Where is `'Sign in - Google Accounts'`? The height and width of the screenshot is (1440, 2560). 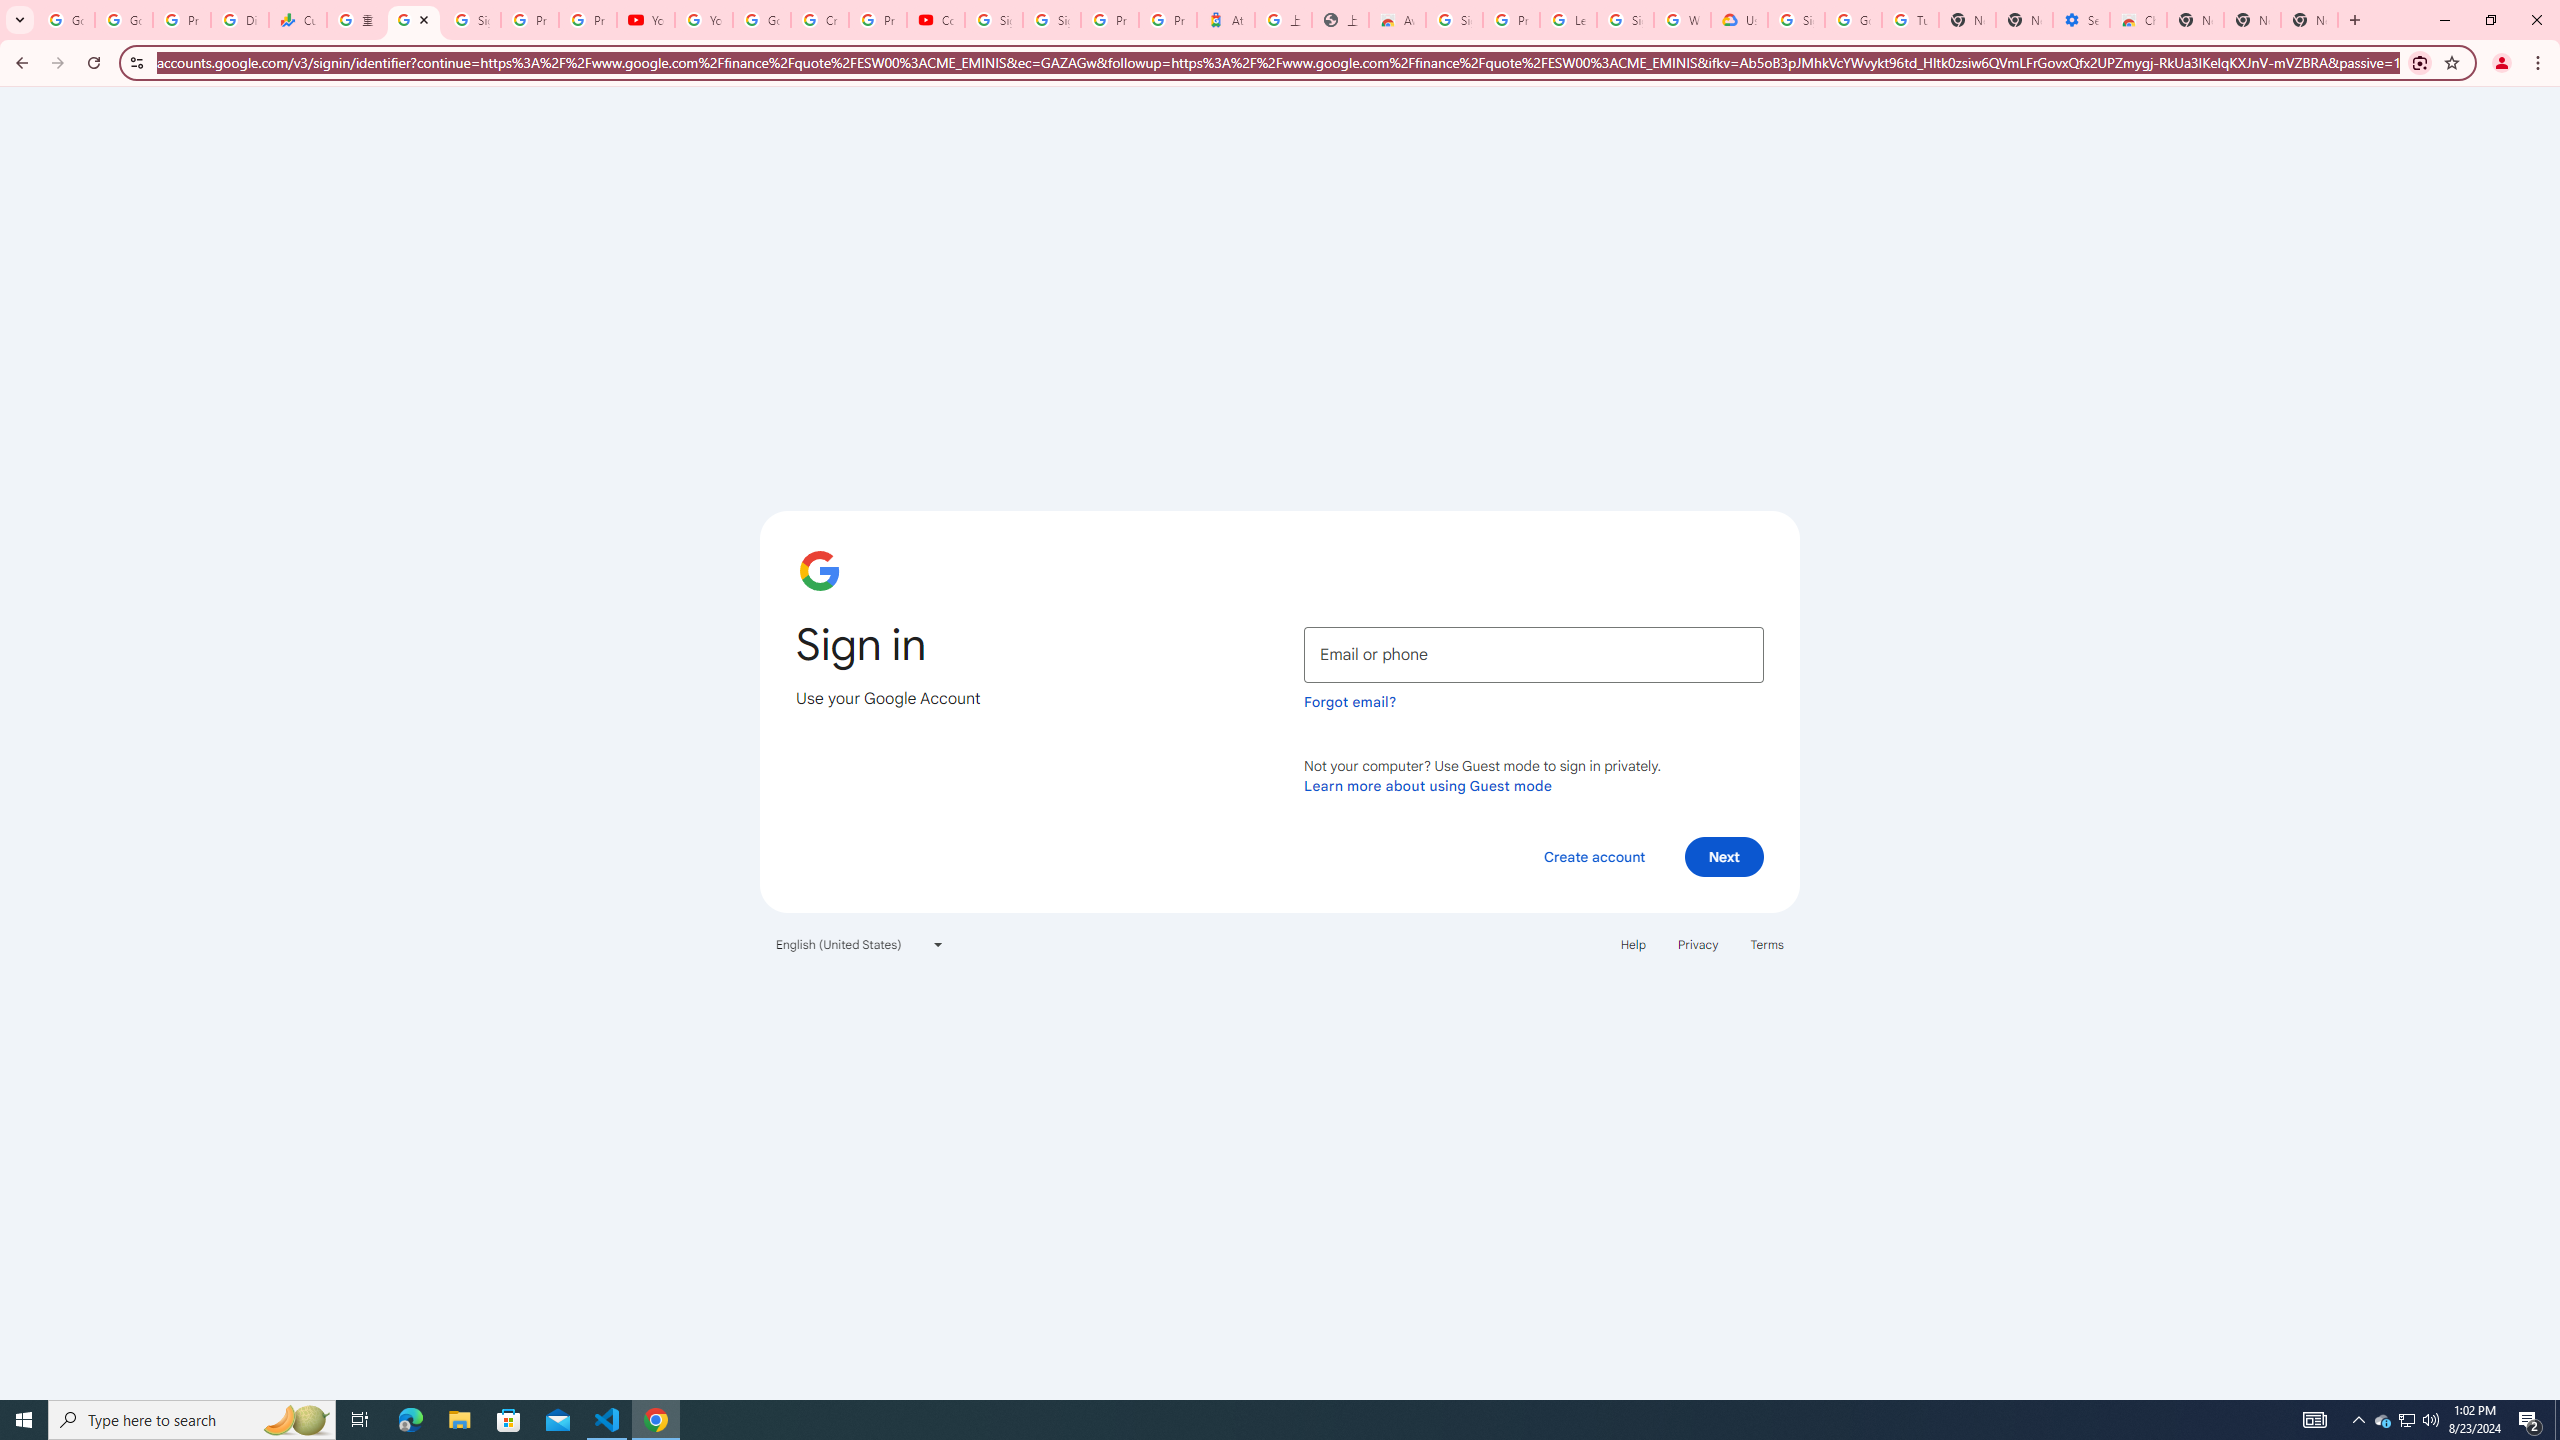 'Sign in - Google Accounts' is located at coordinates (992, 19).